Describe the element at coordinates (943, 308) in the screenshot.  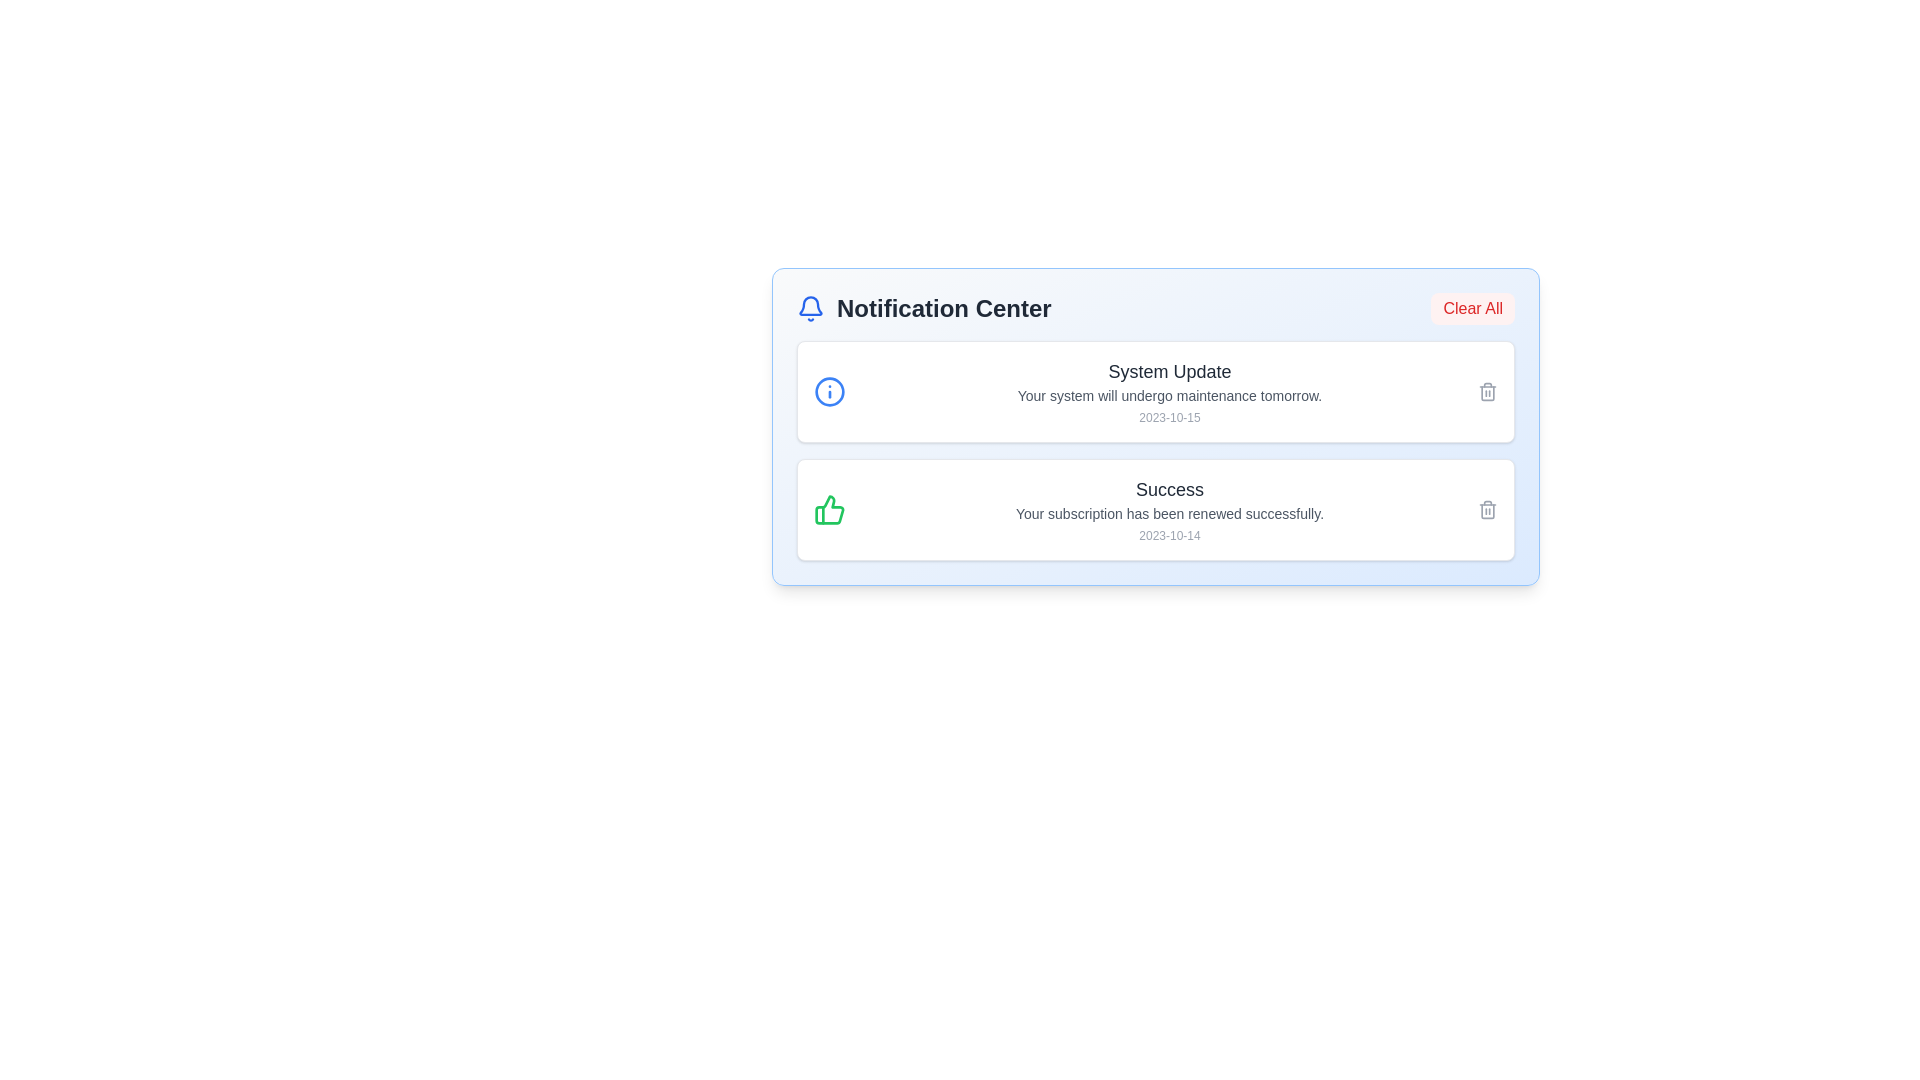
I see `the text label that serves as the title for the notification section, positioned to the right of the blue bell icon in the top section of the notification panel` at that location.